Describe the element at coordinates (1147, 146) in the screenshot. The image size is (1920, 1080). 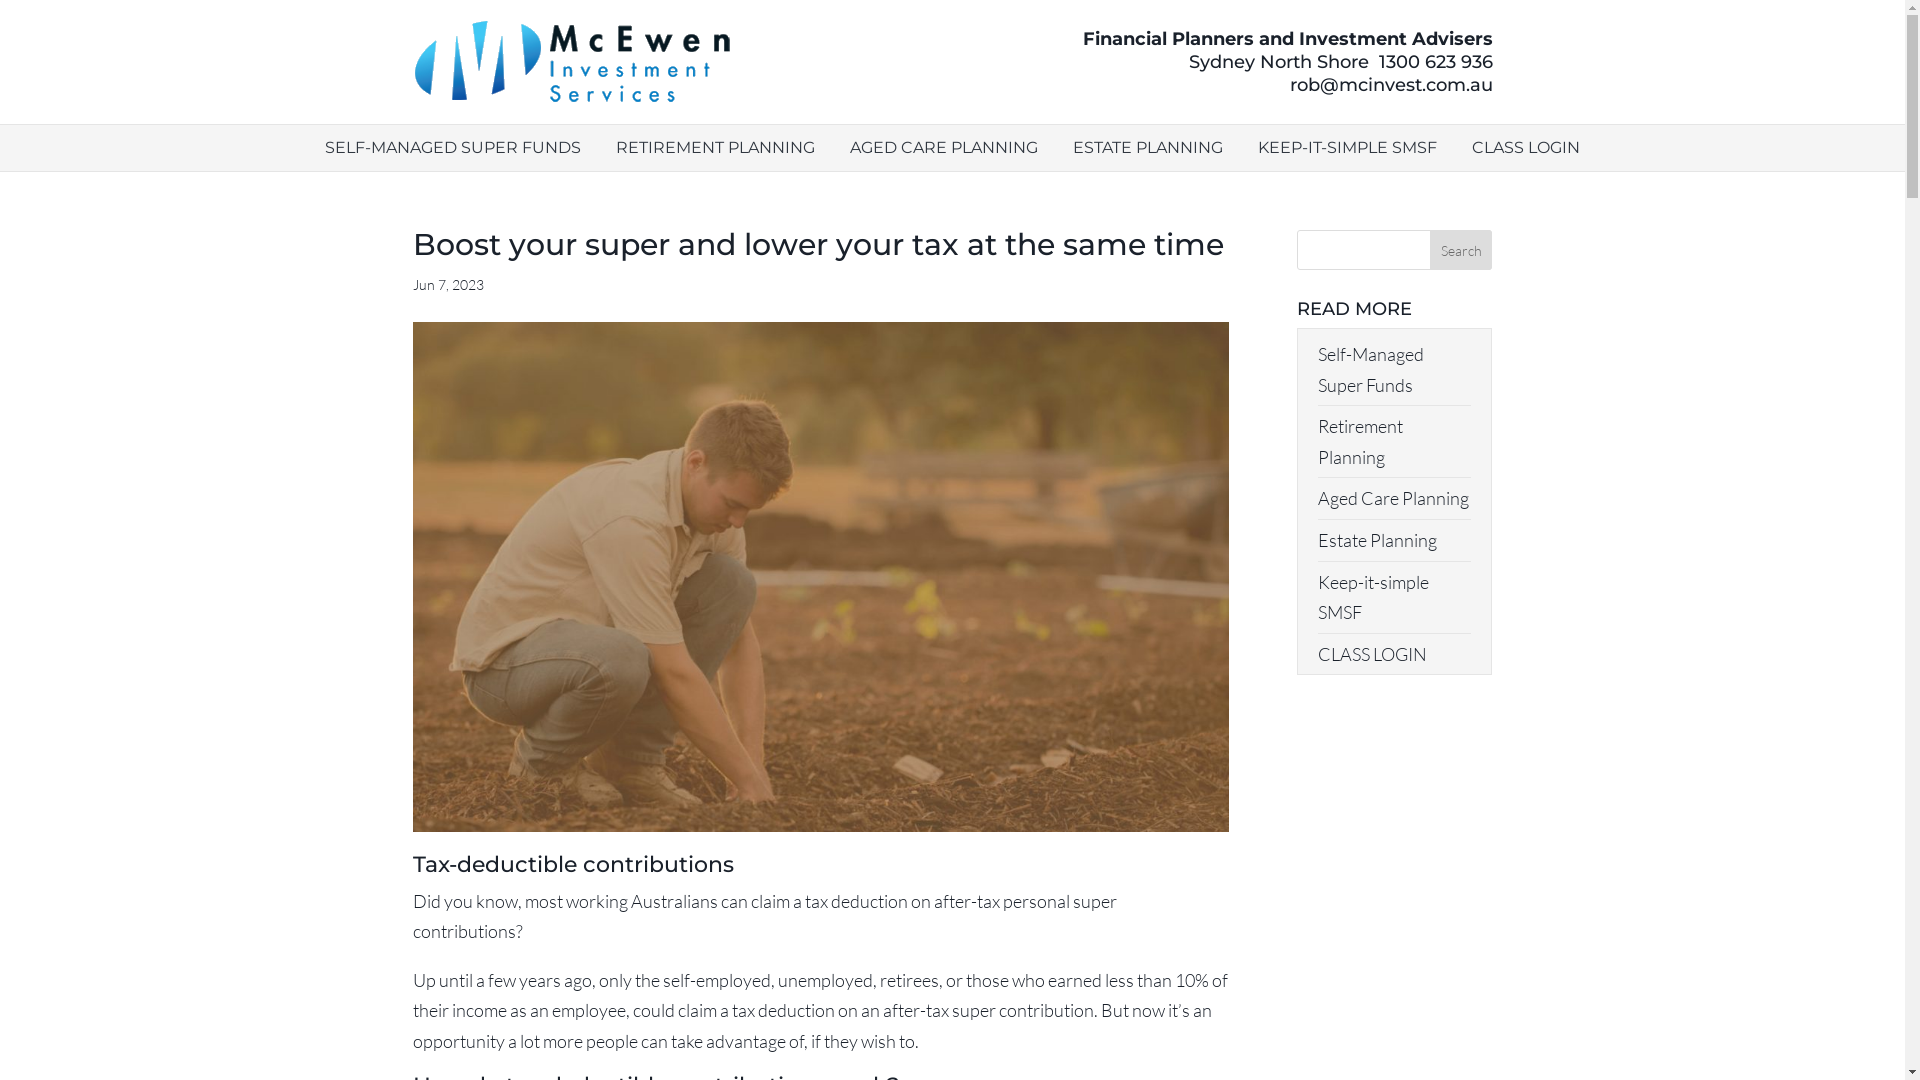
I see `'ESTATE PLANNING'` at that location.